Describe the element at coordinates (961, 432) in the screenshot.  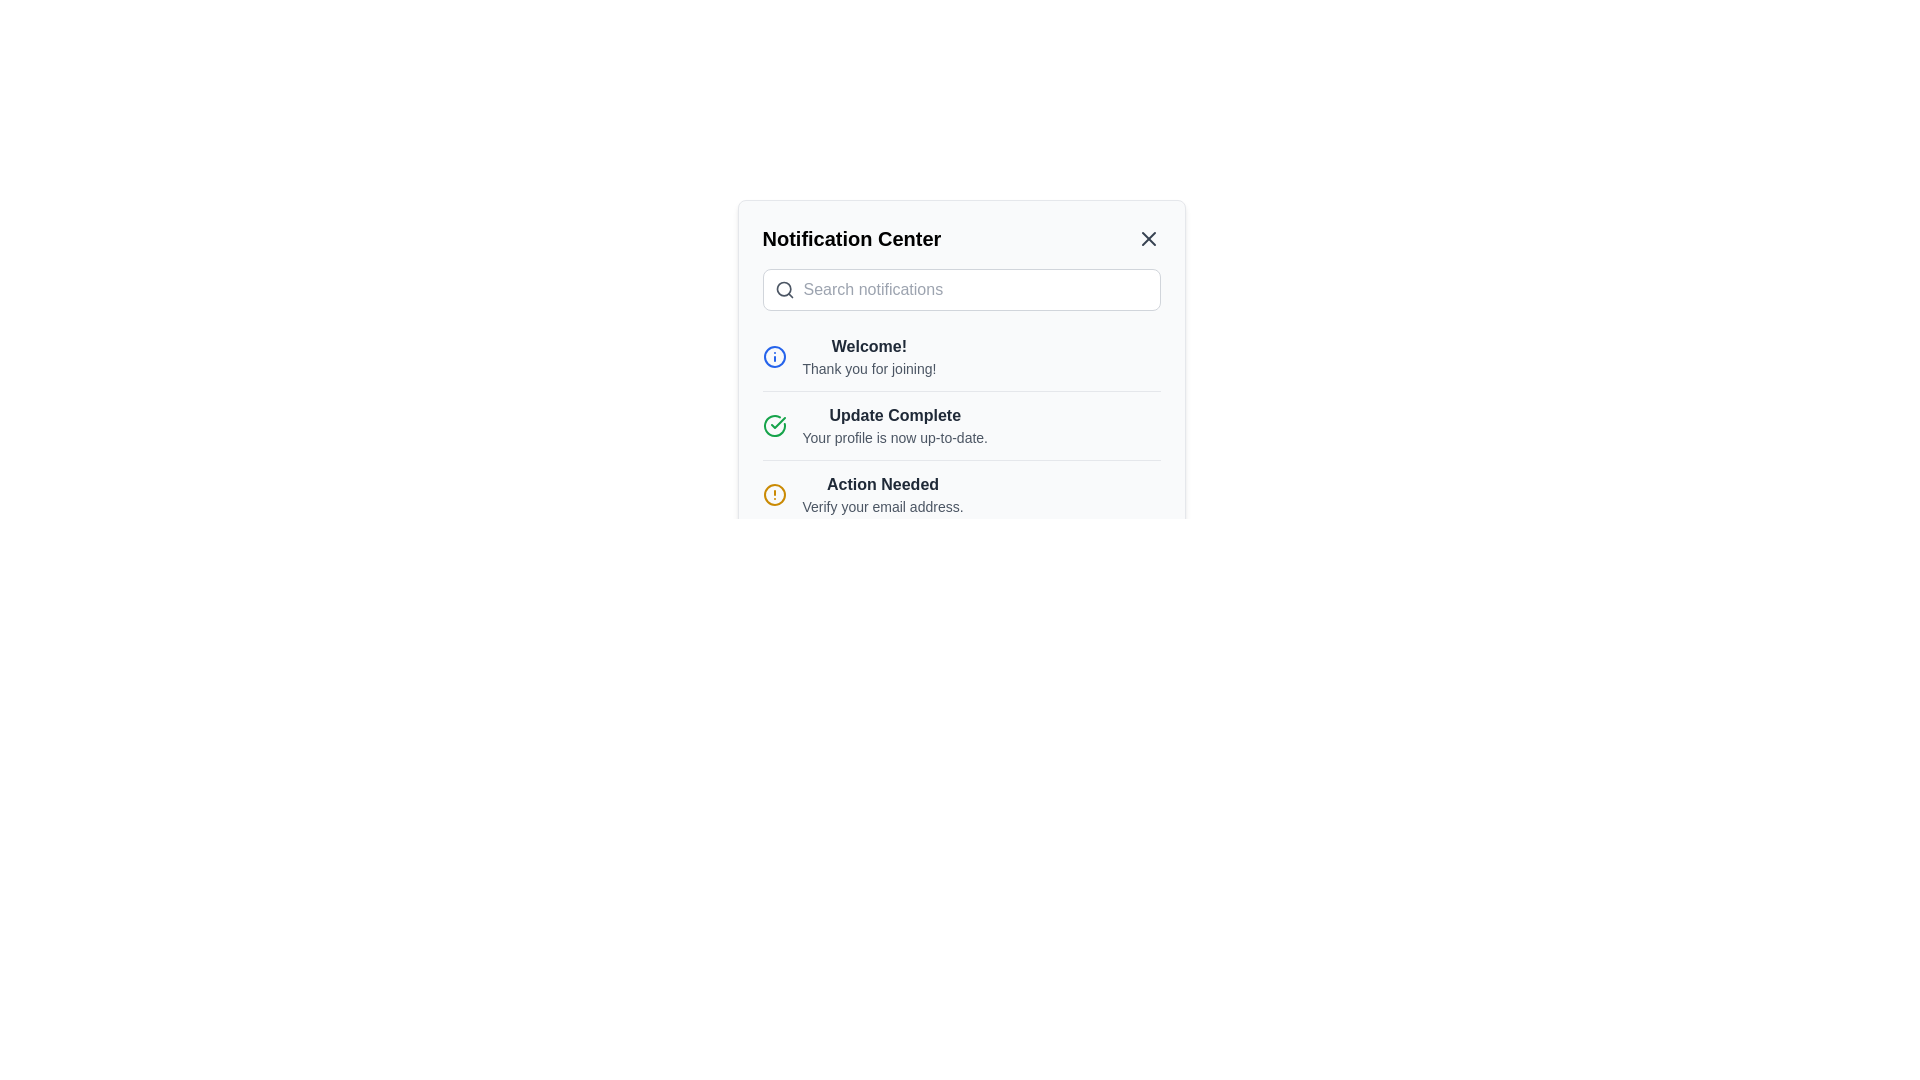
I see `the List of notification items located centrally in the Notification Center, positioned below the search bar` at that location.